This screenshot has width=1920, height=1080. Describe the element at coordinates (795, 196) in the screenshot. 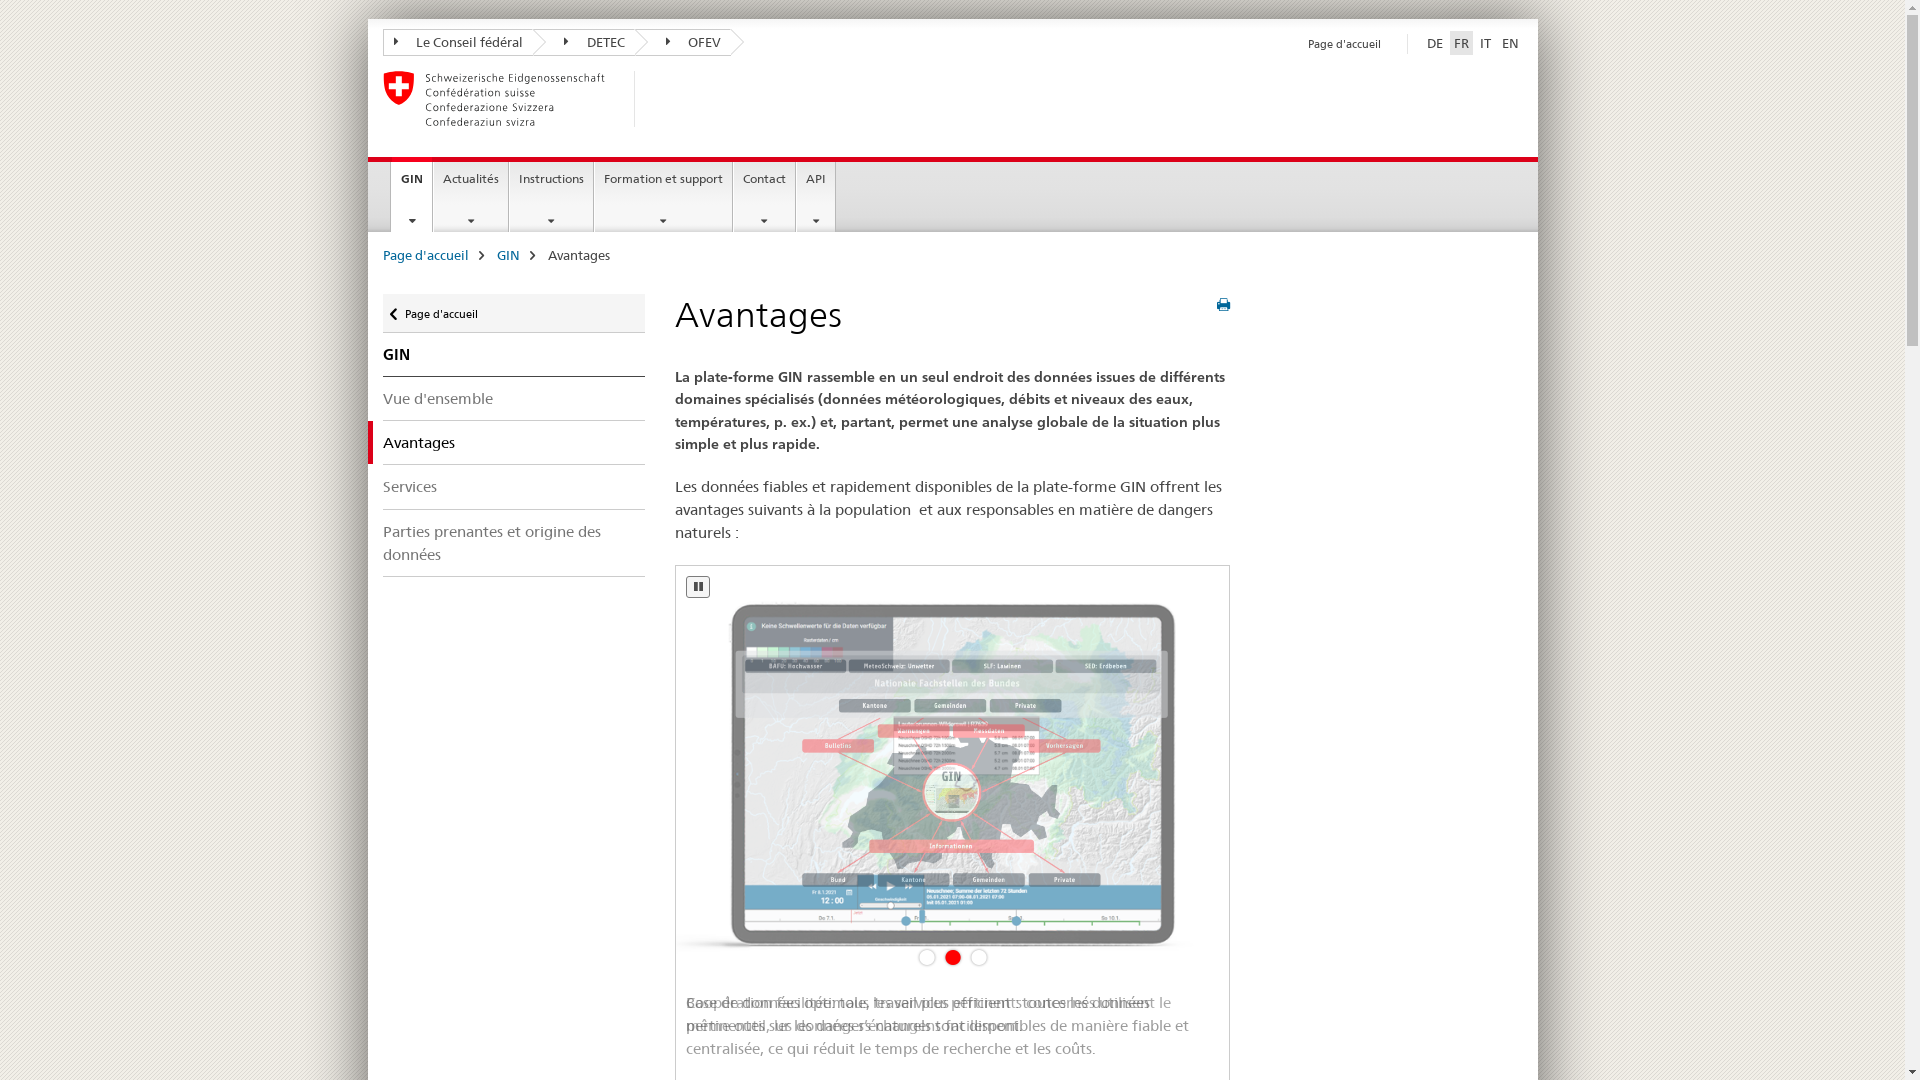

I see `'API'` at that location.